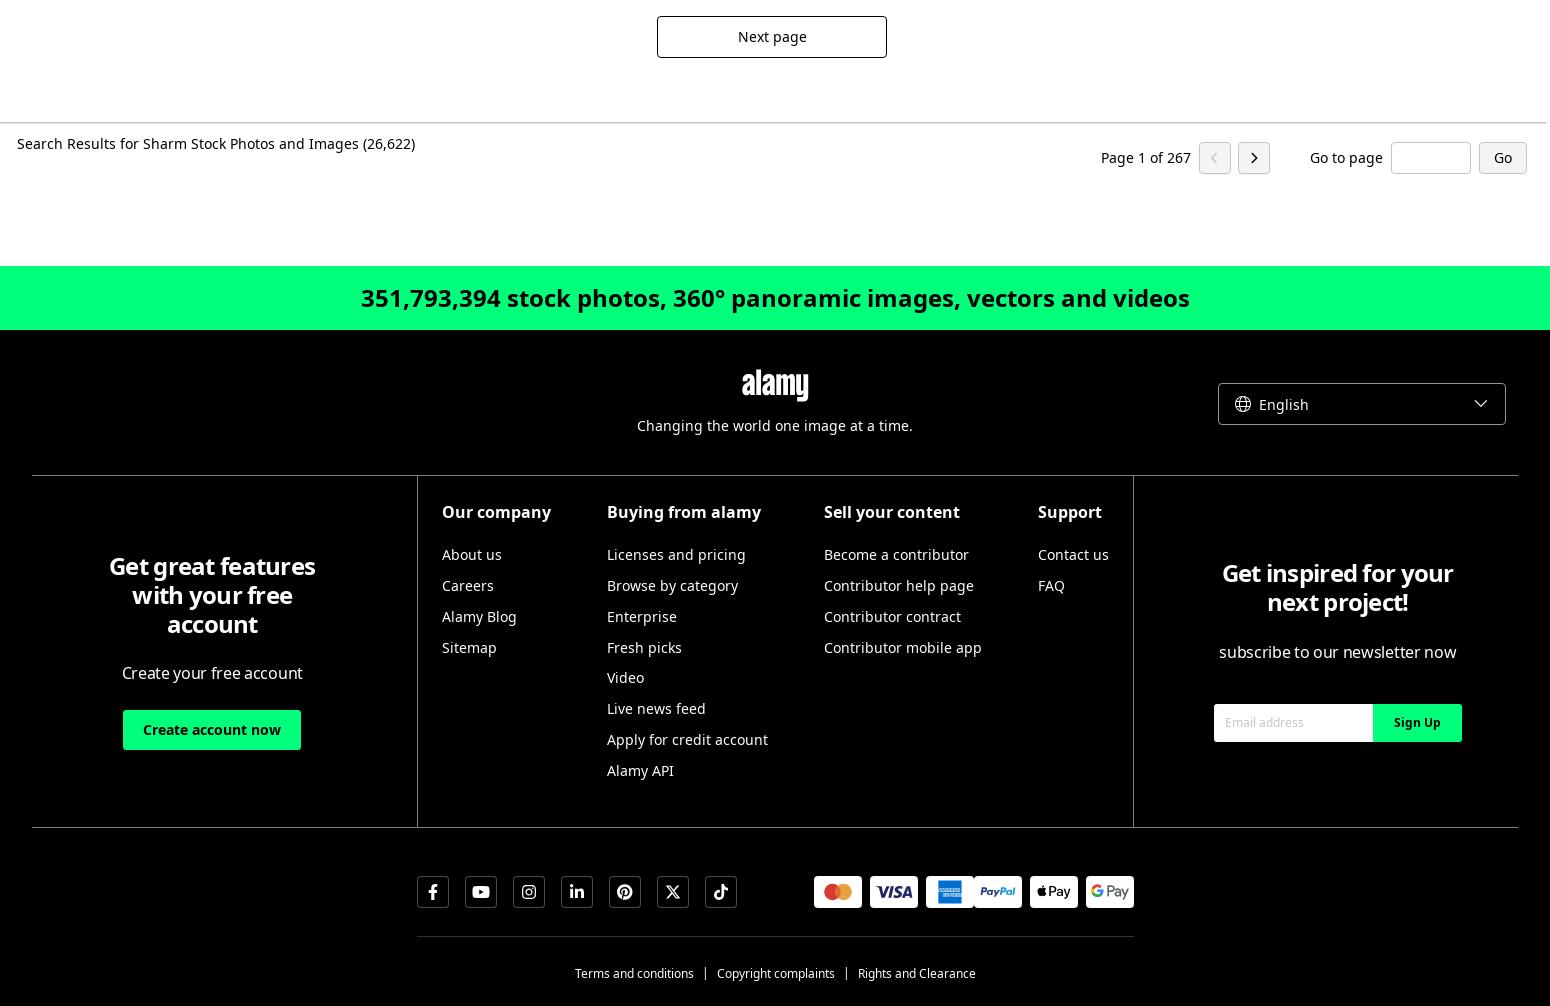 The width and height of the screenshot is (1550, 1006). I want to click on 'Alamy Blog', so click(477, 615).